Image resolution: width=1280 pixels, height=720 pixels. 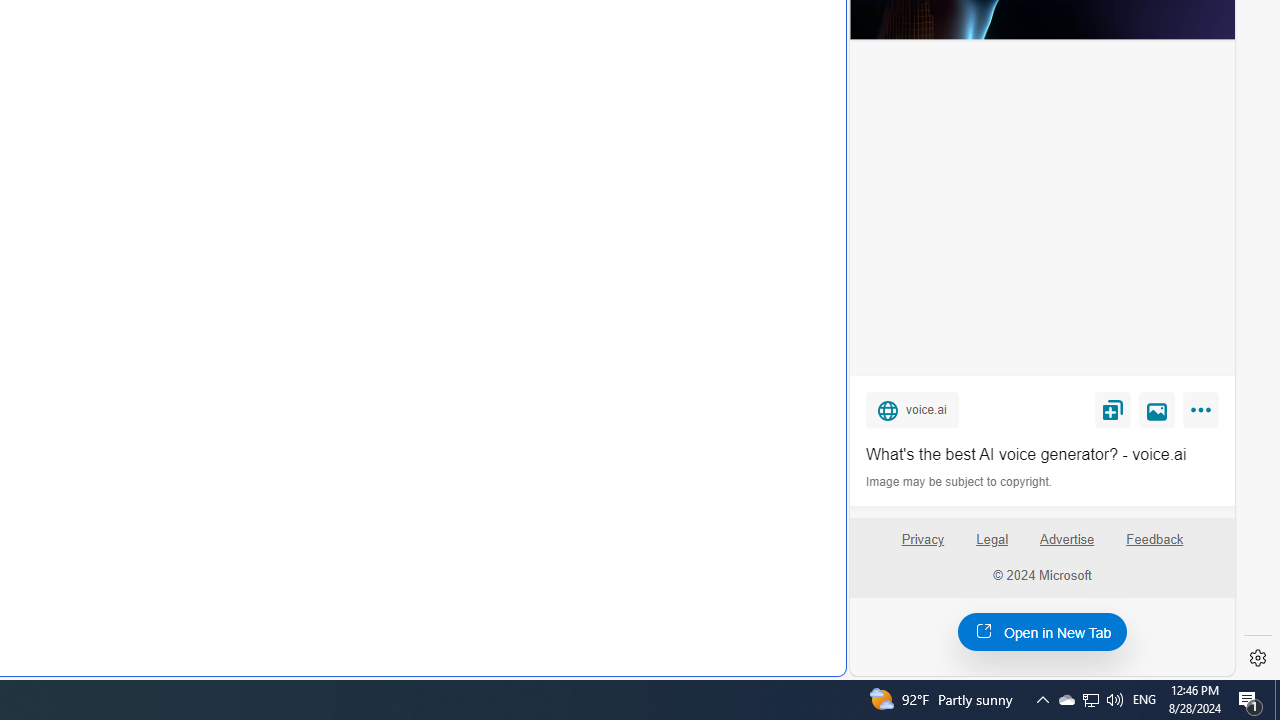 What do you see at coordinates (1111, 408) in the screenshot?
I see `'Save'` at bounding box center [1111, 408].